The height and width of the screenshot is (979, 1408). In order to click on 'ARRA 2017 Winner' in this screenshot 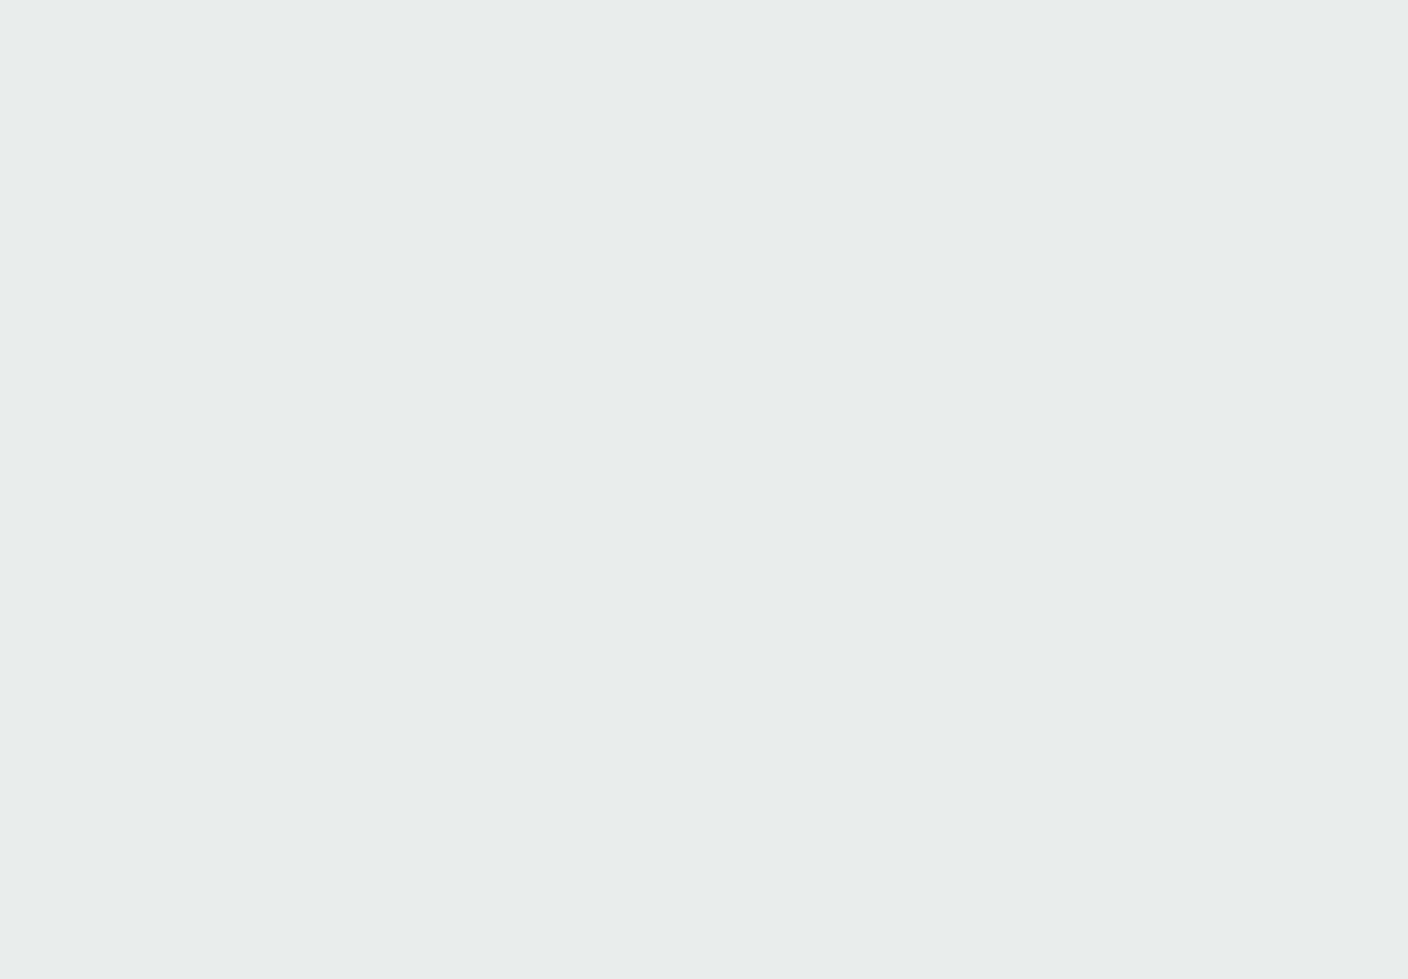, I will do `click(103, 102)`.